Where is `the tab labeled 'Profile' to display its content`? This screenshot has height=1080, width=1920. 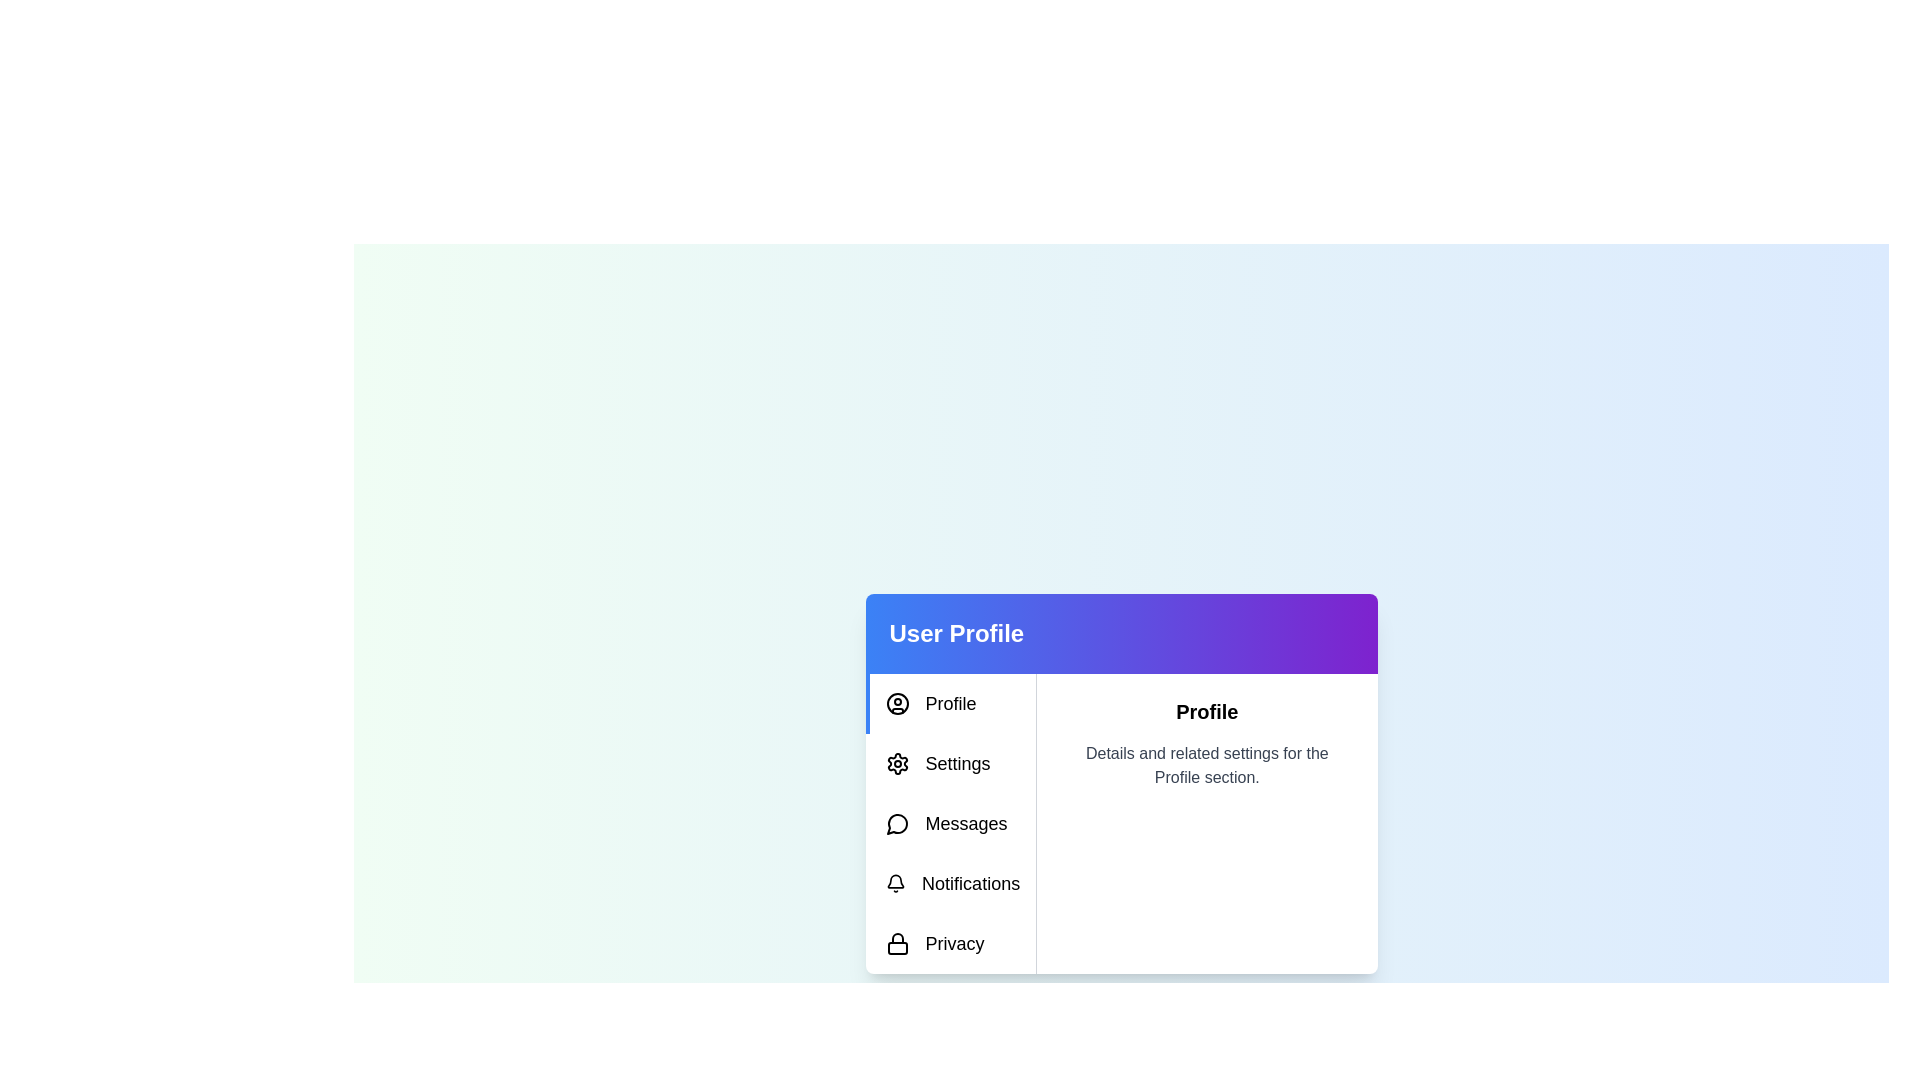 the tab labeled 'Profile' to display its content is located at coordinates (949, 703).